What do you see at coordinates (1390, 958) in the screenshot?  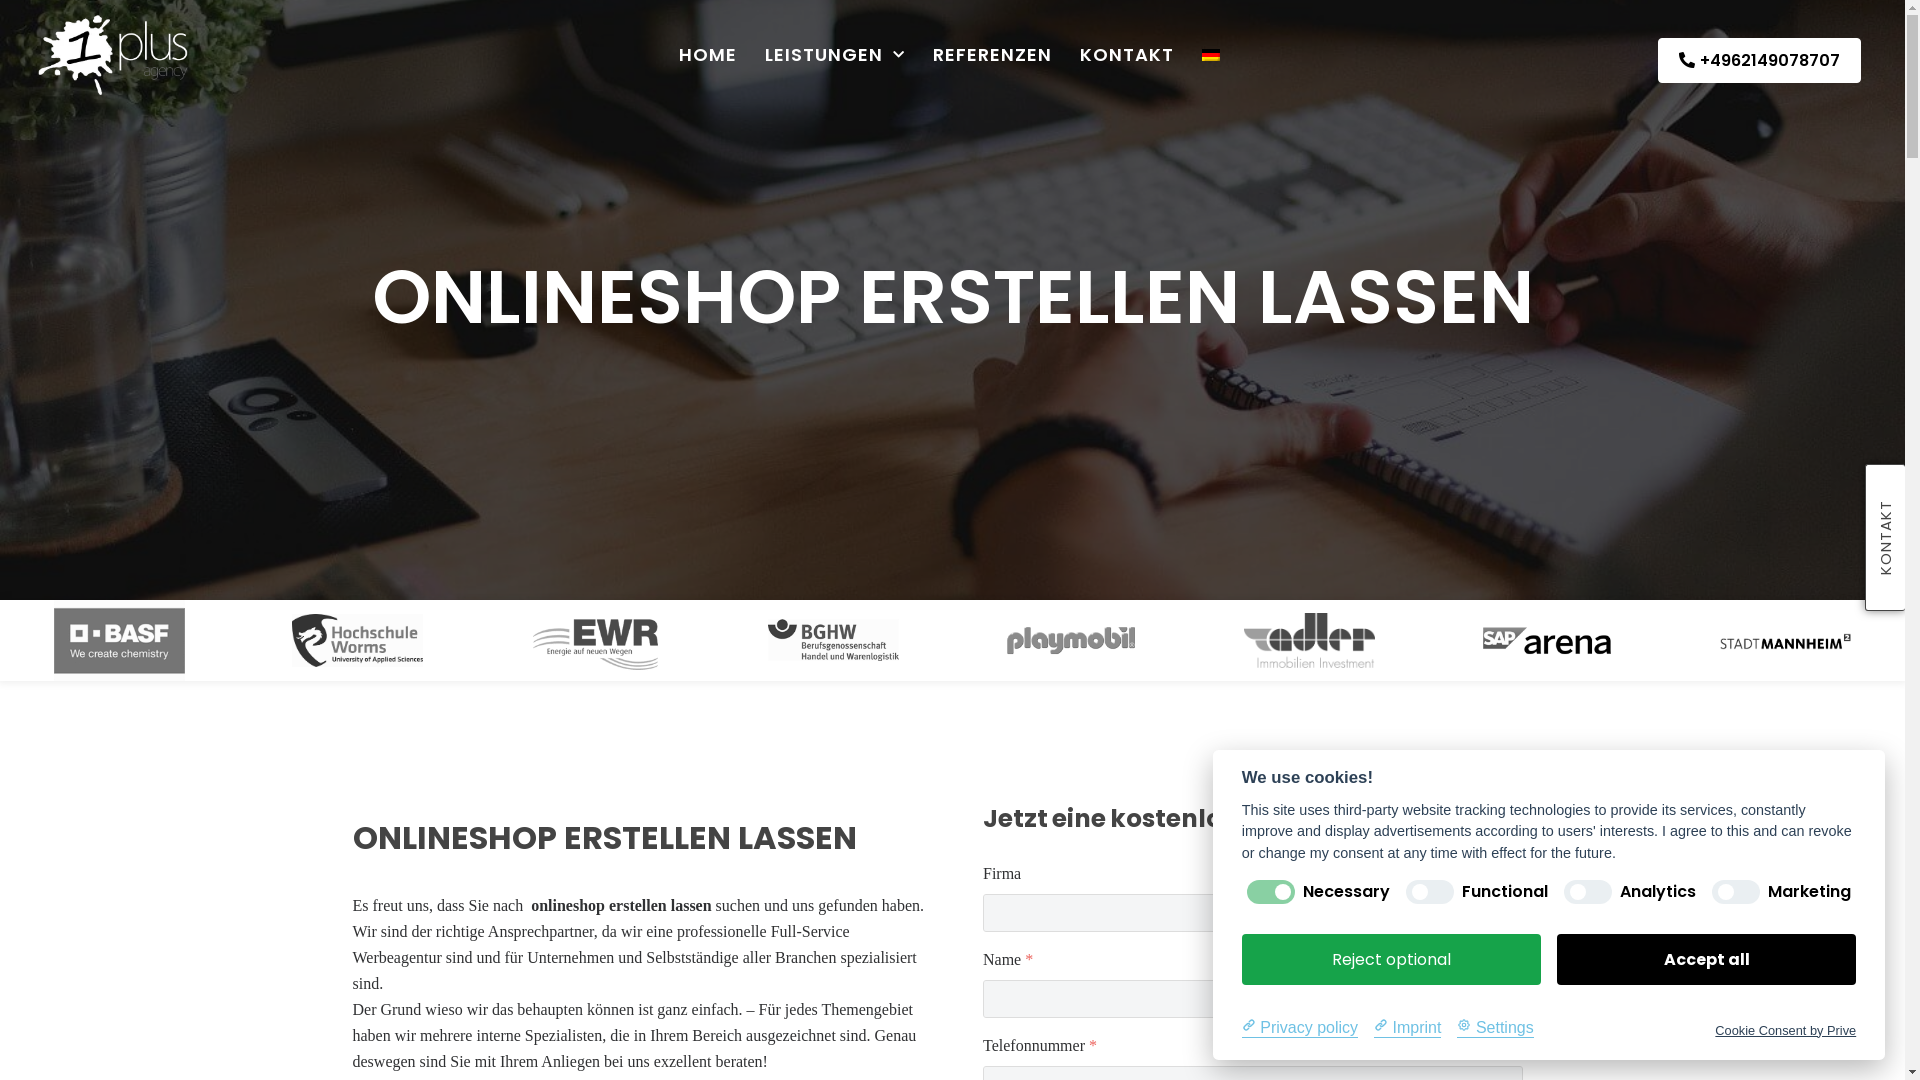 I see `'Reject optional'` at bounding box center [1390, 958].